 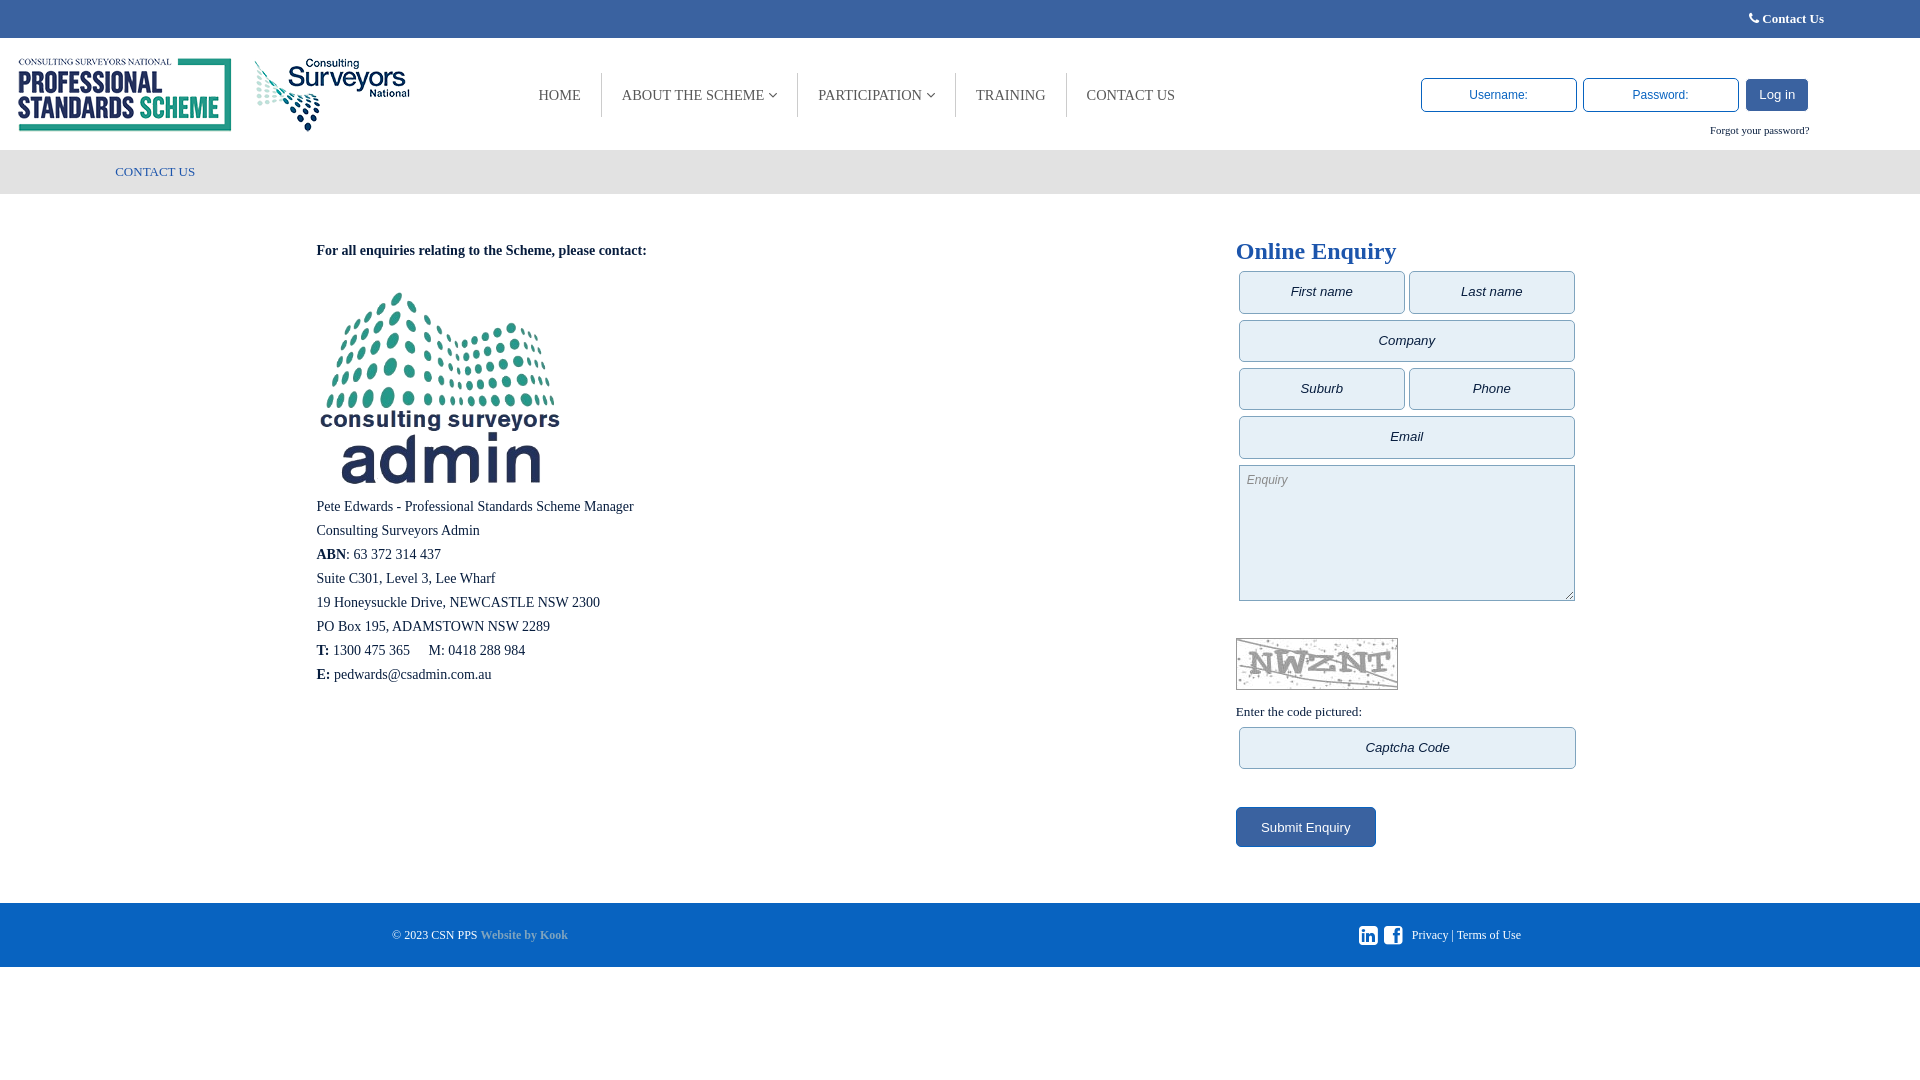 I want to click on 'Log in', so click(x=1776, y=95).